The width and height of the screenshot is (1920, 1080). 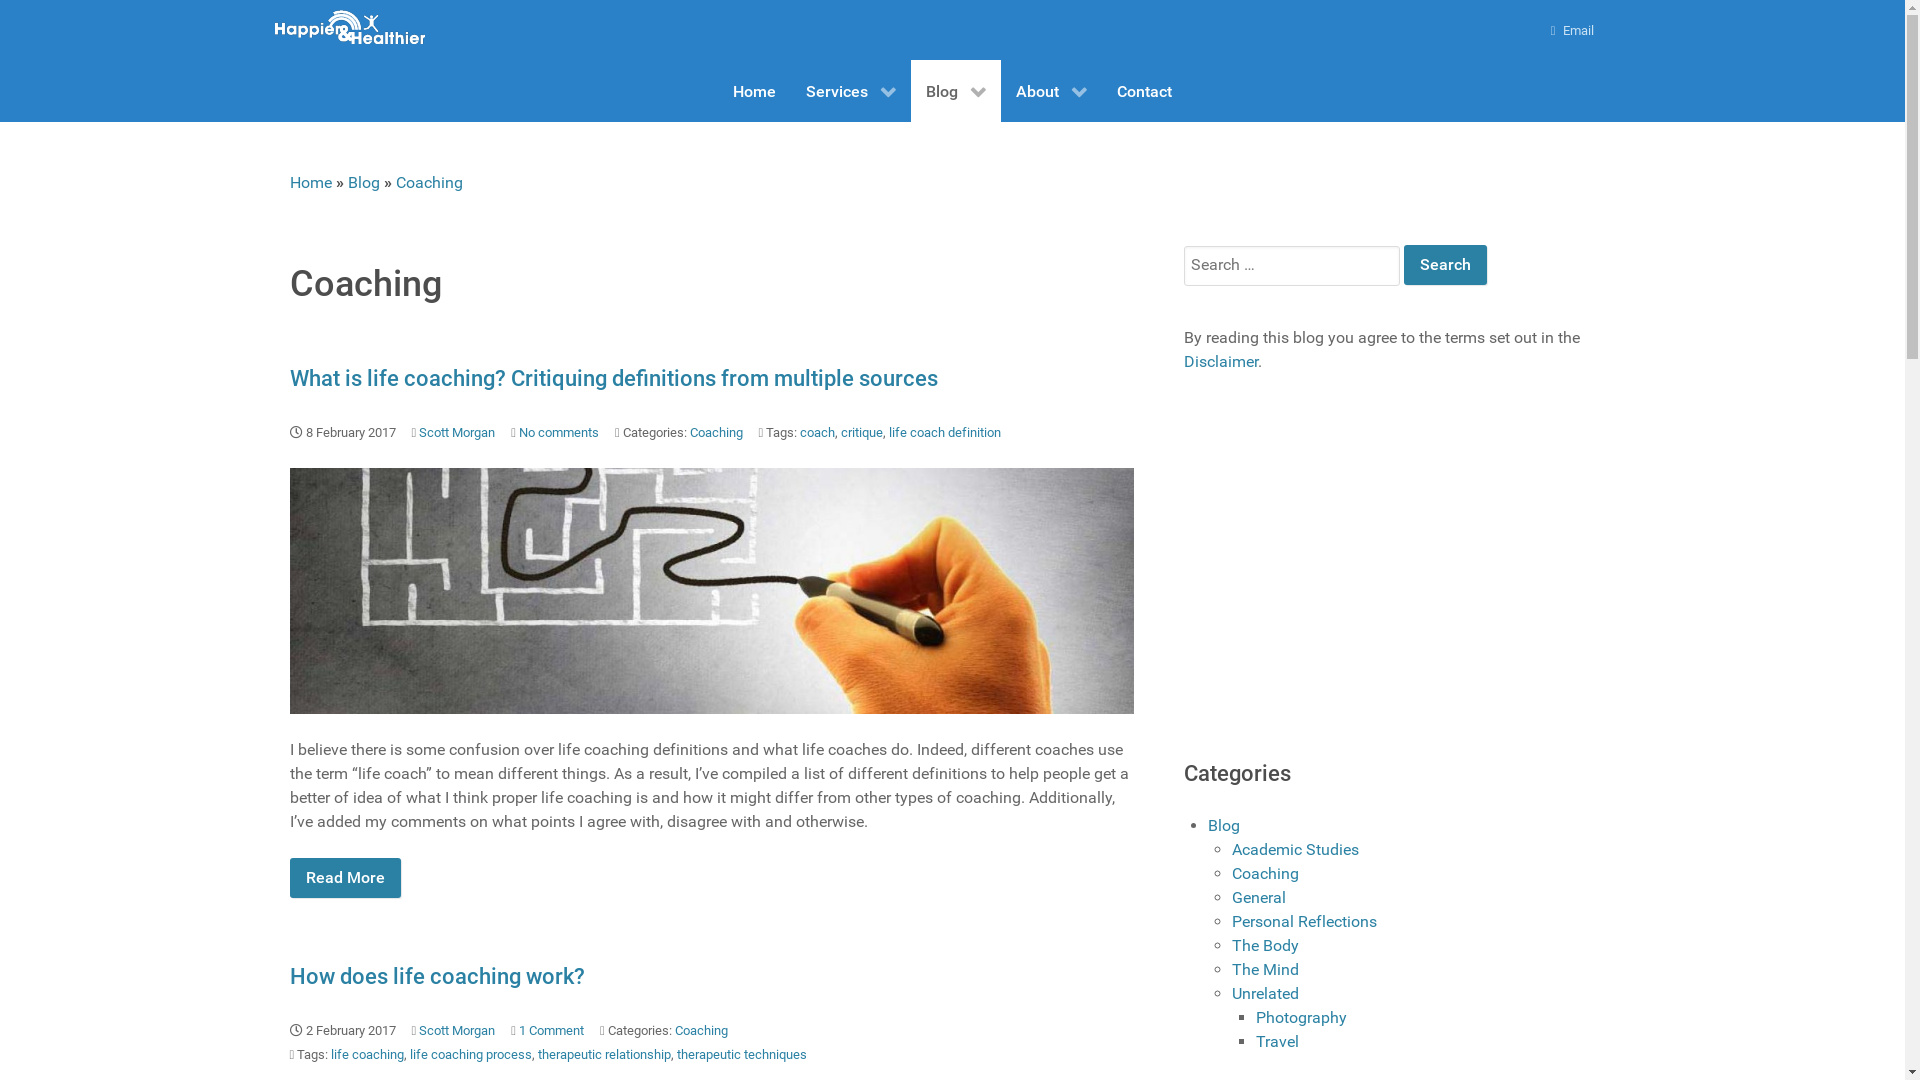 What do you see at coordinates (345, 877) in the screenshot?
I see `'Read More'` at bounding box center [345, 877].